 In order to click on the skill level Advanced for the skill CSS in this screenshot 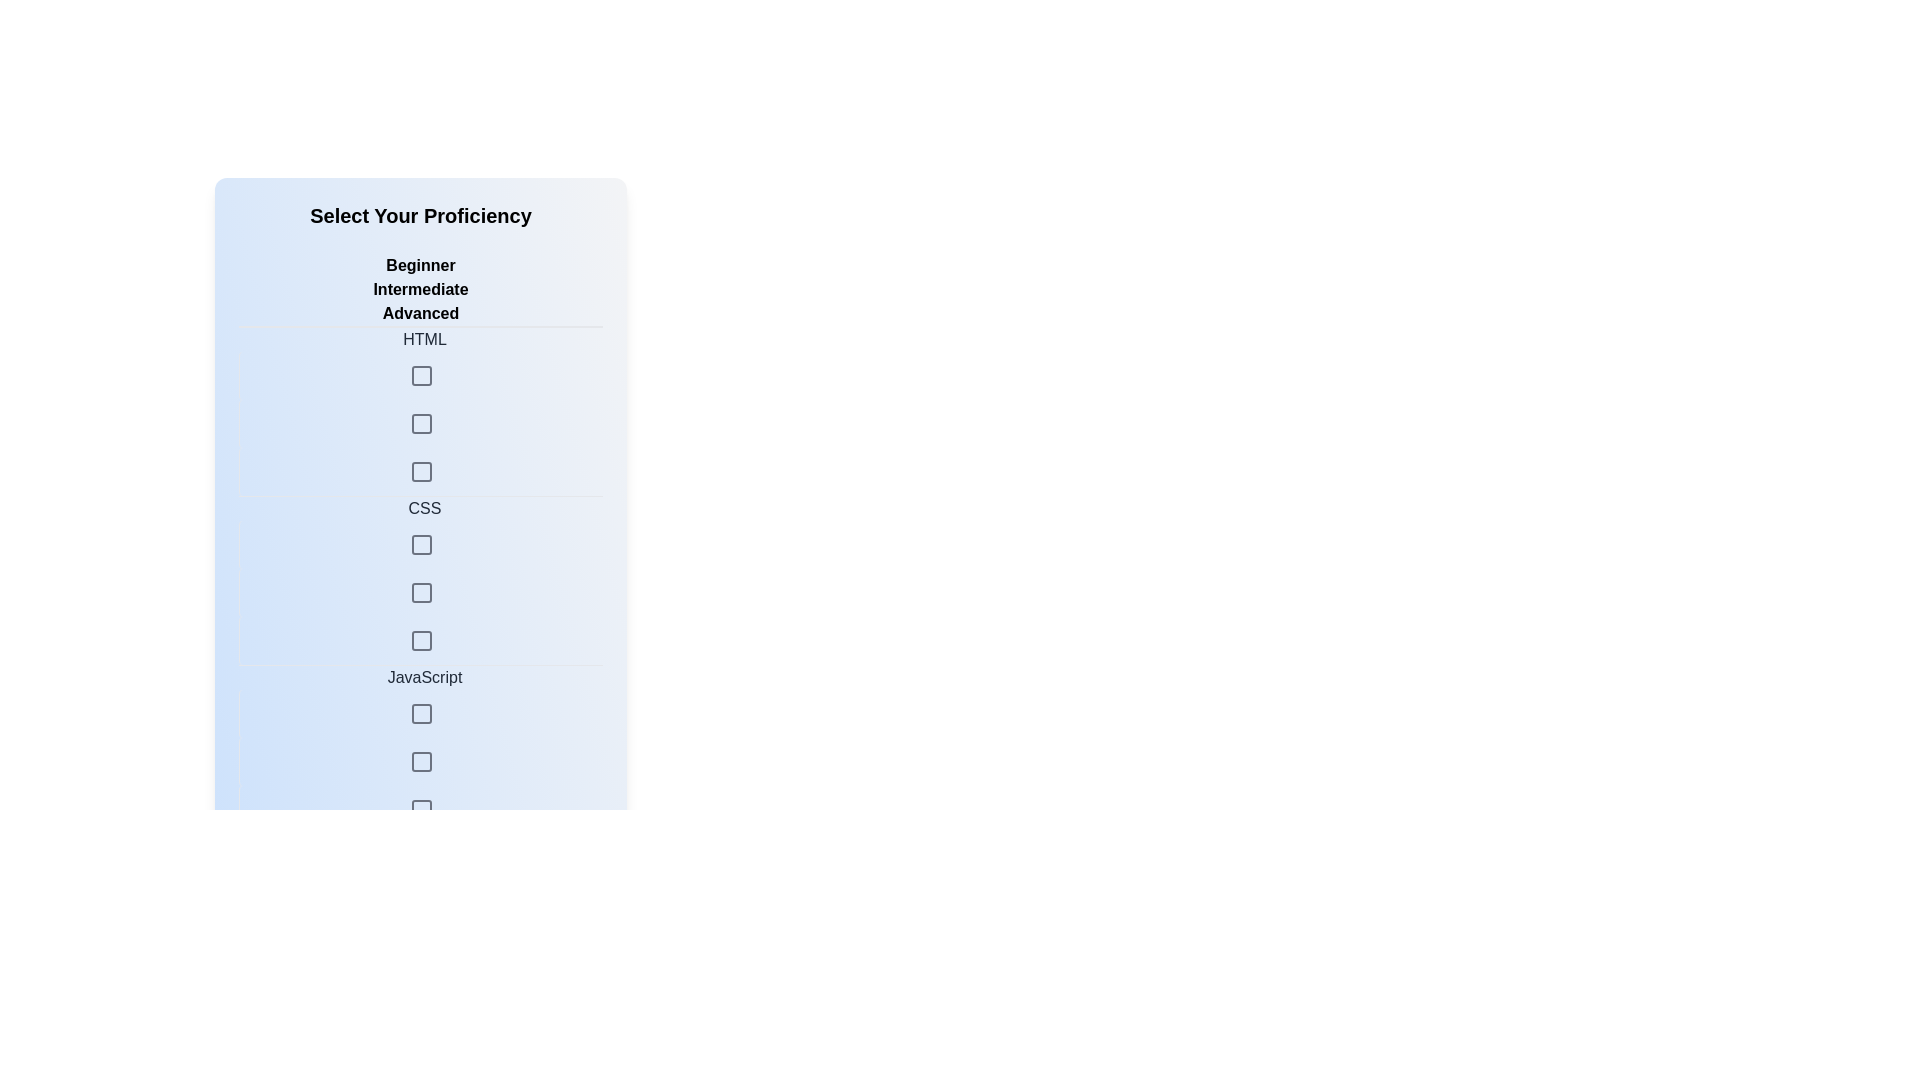, I will do `click(420, 593)`.